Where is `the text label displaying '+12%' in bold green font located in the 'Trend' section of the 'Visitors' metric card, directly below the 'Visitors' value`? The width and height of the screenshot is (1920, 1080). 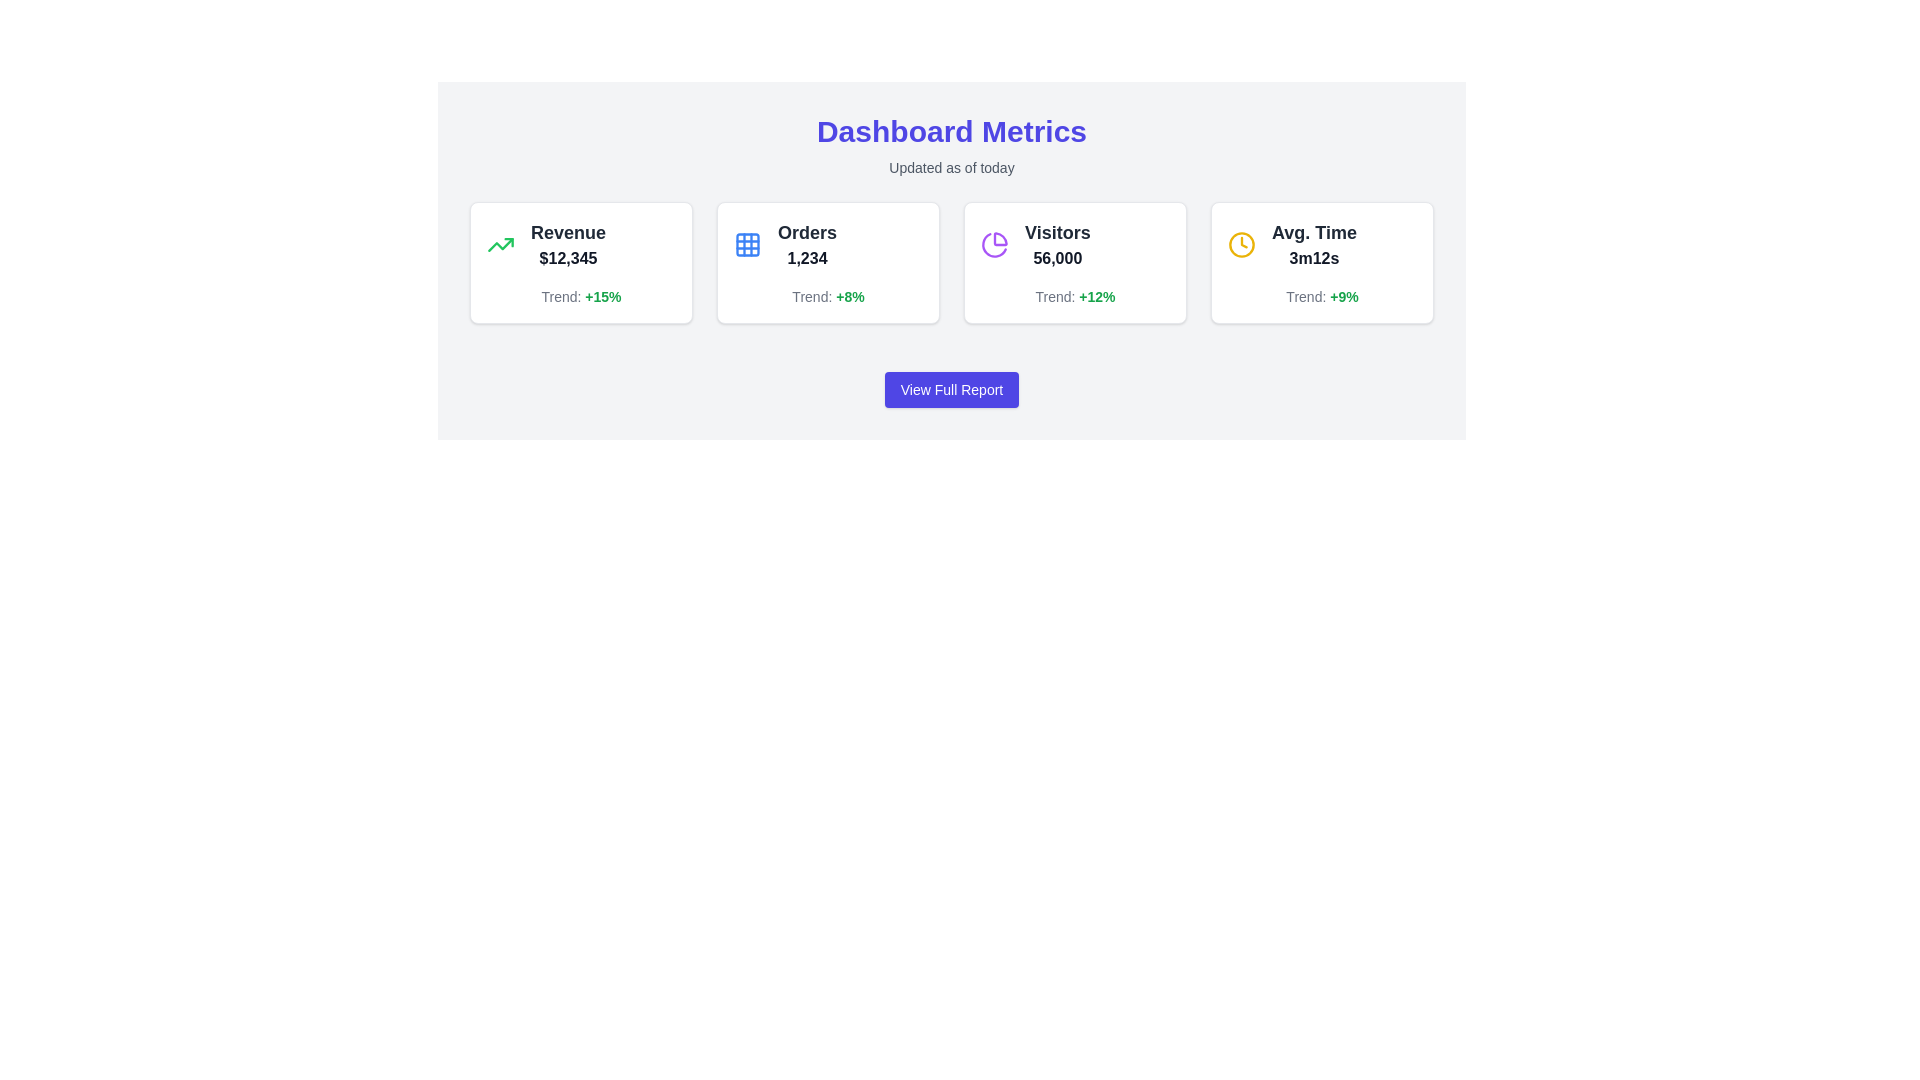
the text label displaying '+12%' in bold green font located in the 'Trend' section of the 'Visitors' metric card, directly below the 'Visitors' value is located at coordinates (1096, 297).